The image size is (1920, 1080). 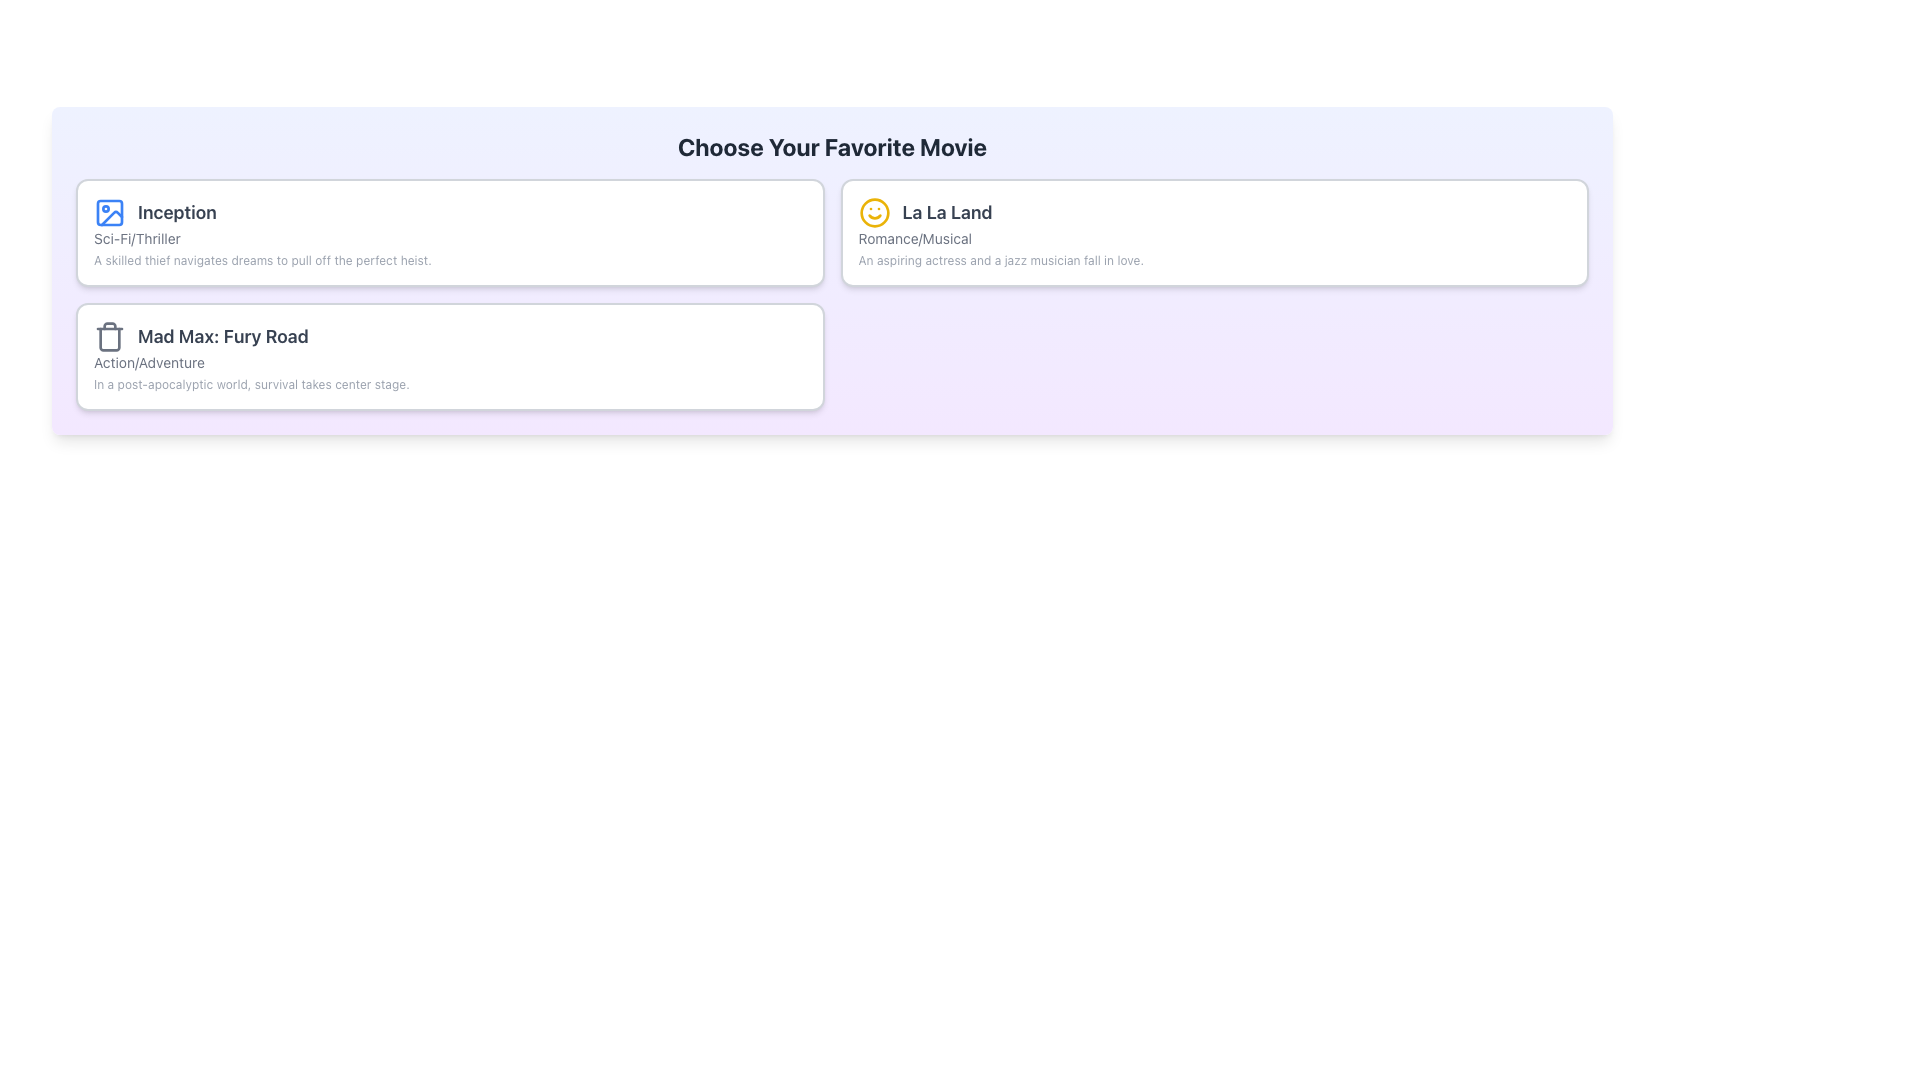 What do you see at coordinates (109, 212) in the screenshot?
I see `the minimalist landscape icon with a blue outline located to the left of the text 'Inception'` at bounding box center [109, 212].